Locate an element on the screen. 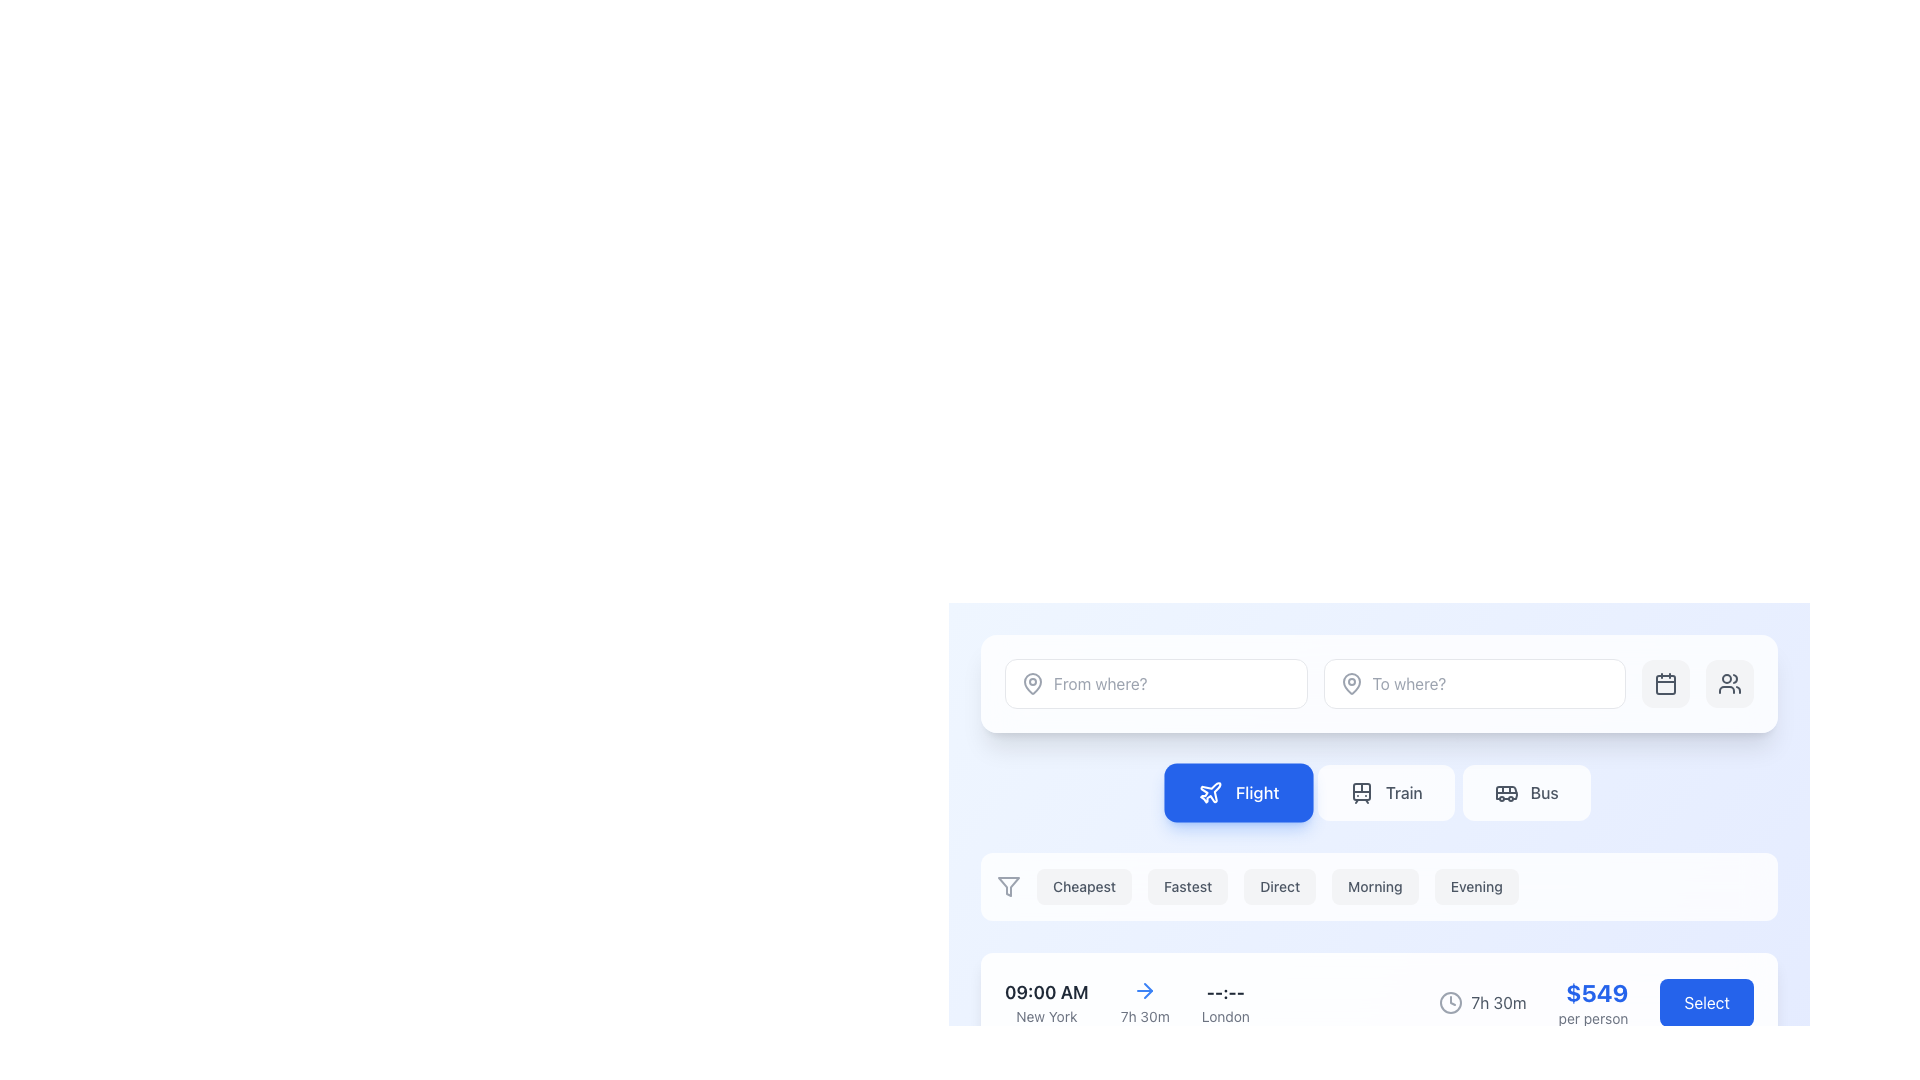  the 'Train' icon is located at coordinates (1360, 792).